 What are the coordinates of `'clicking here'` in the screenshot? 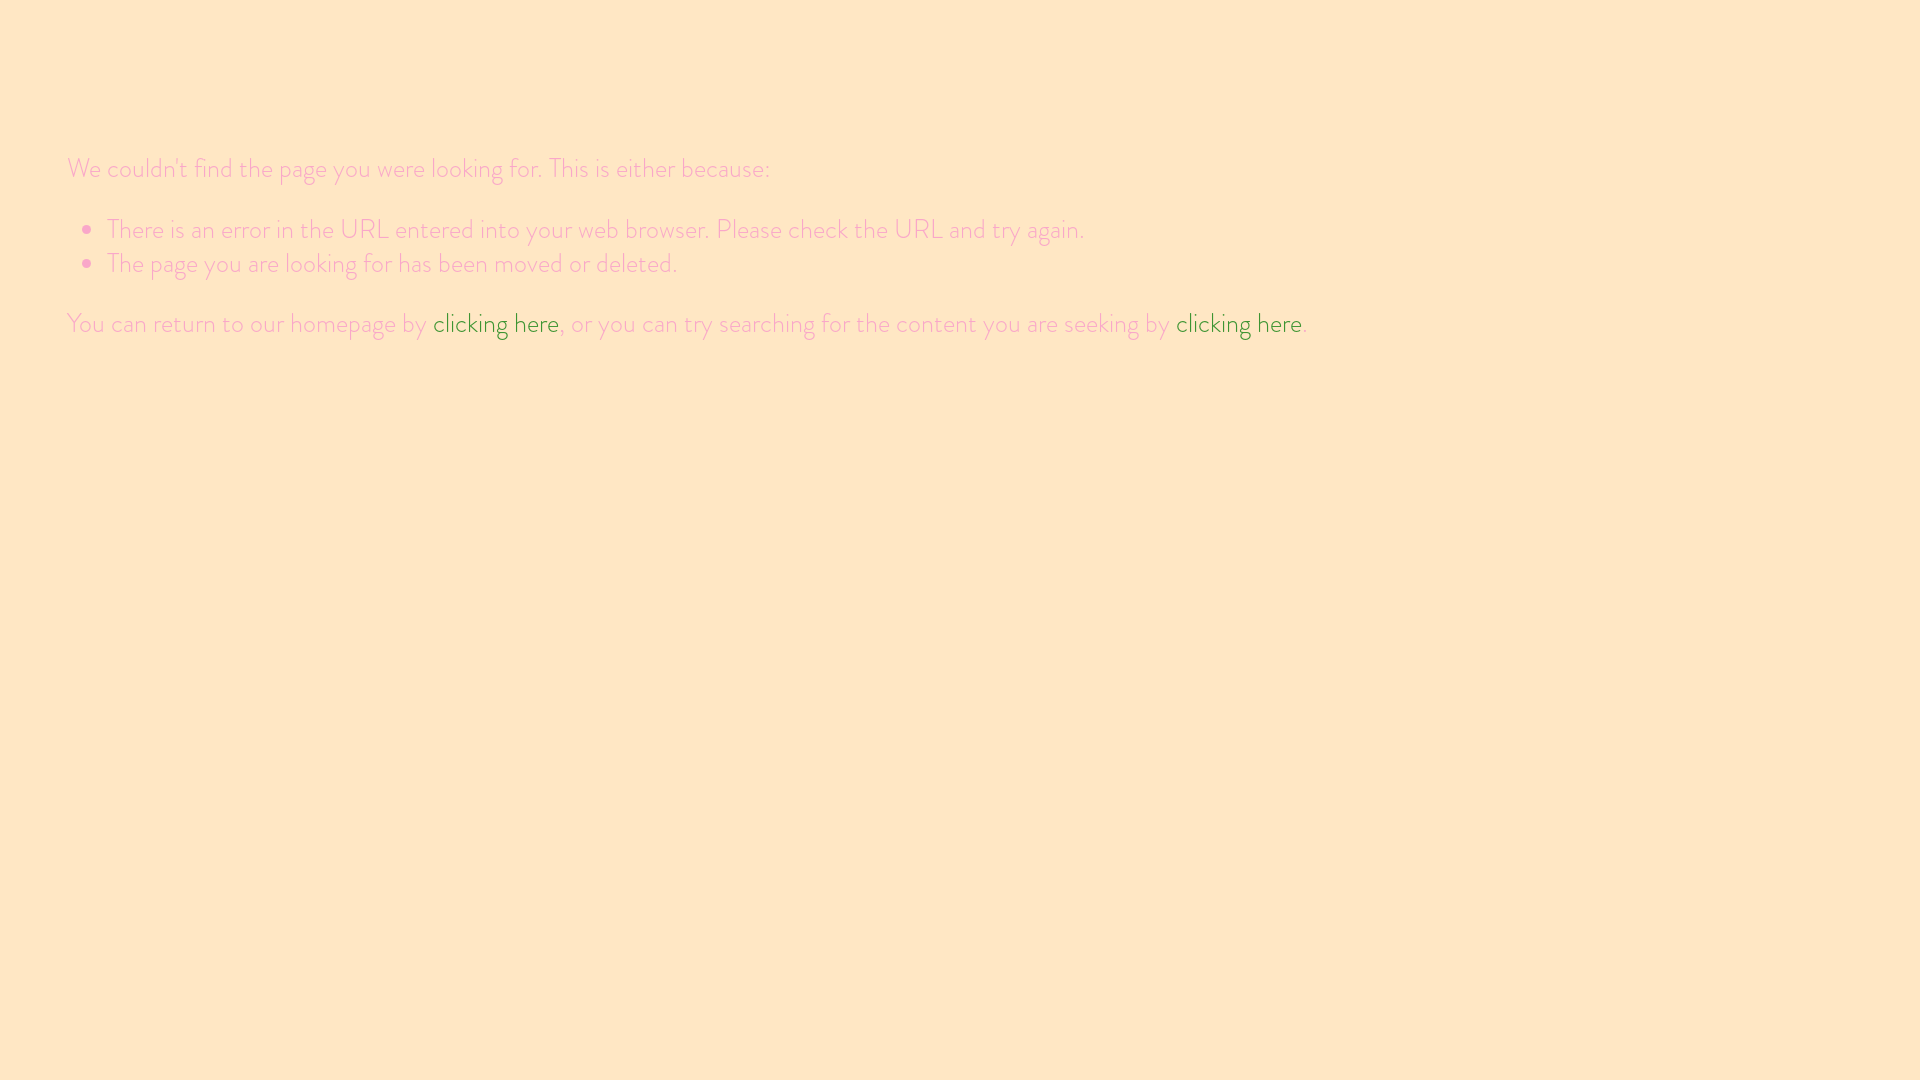 It's located at (1237, 322).